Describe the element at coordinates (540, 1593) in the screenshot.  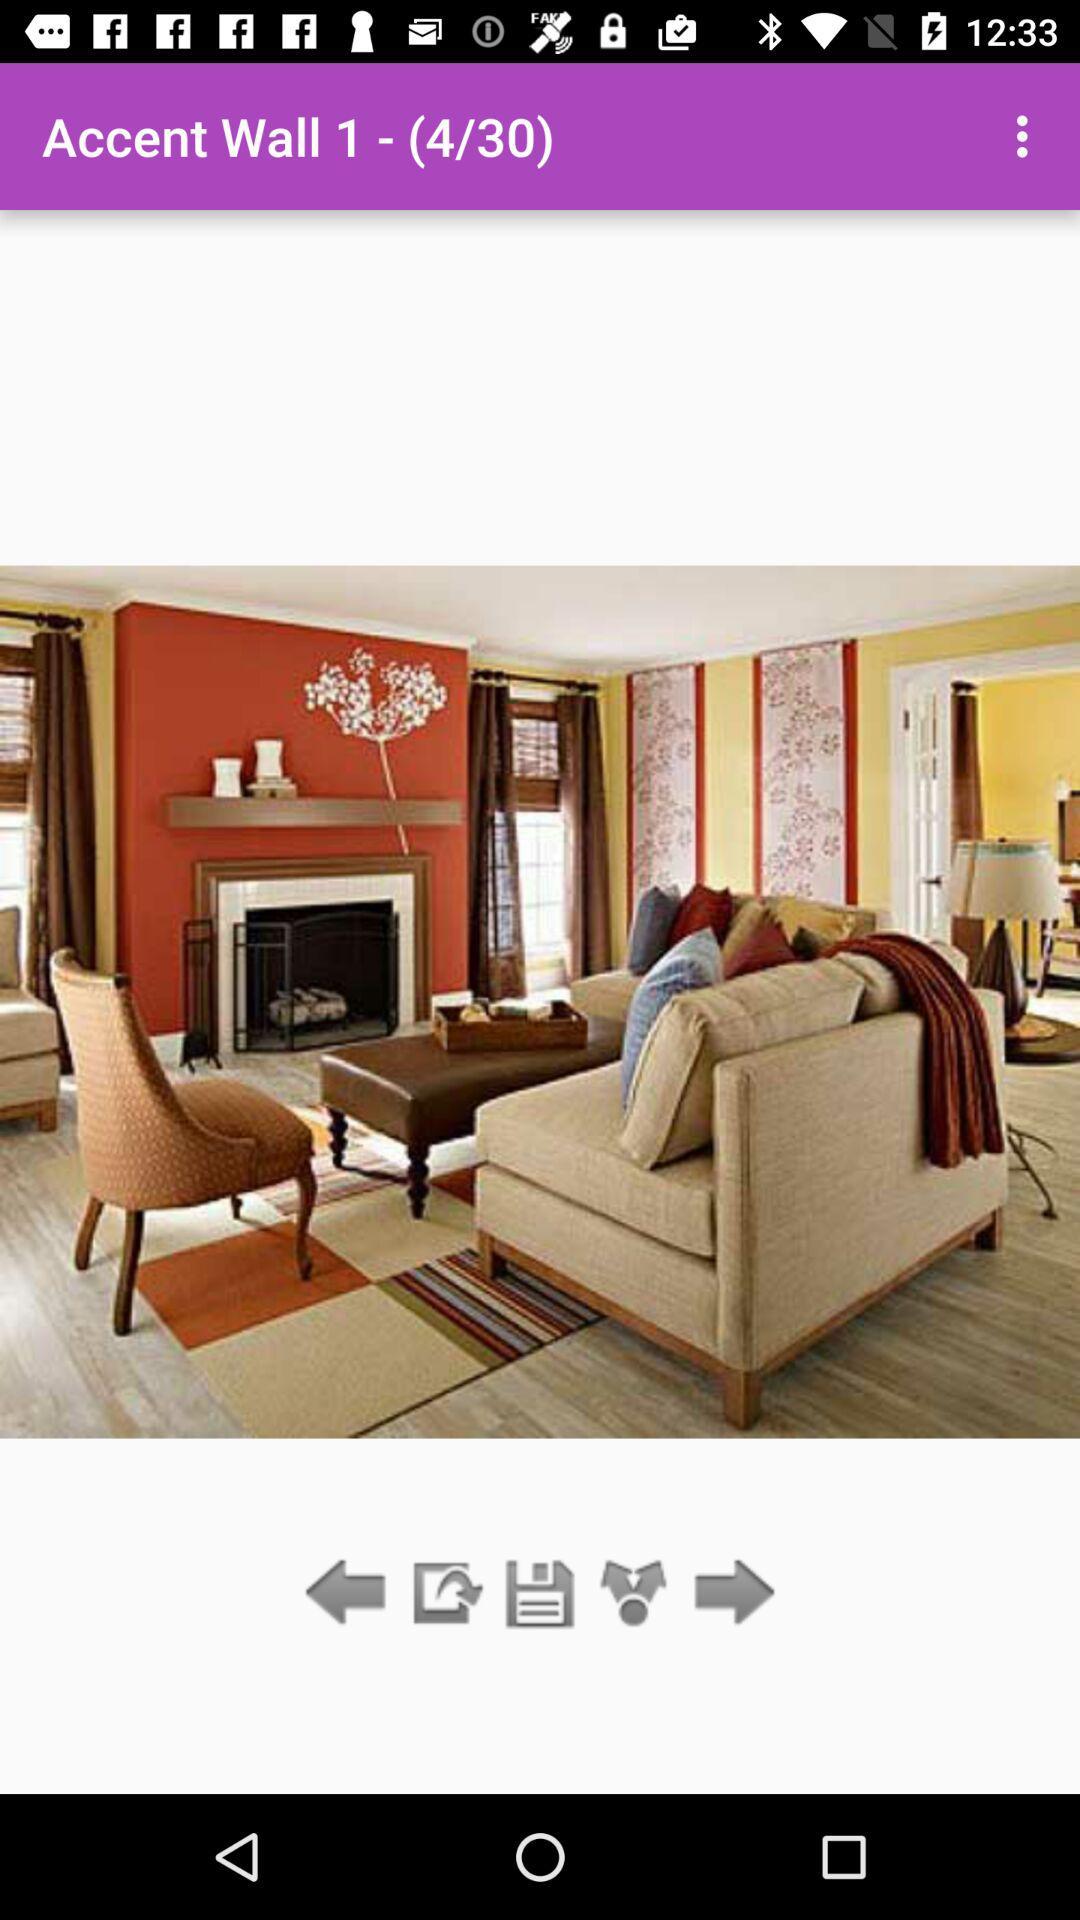
I see `the save icon` at that location.